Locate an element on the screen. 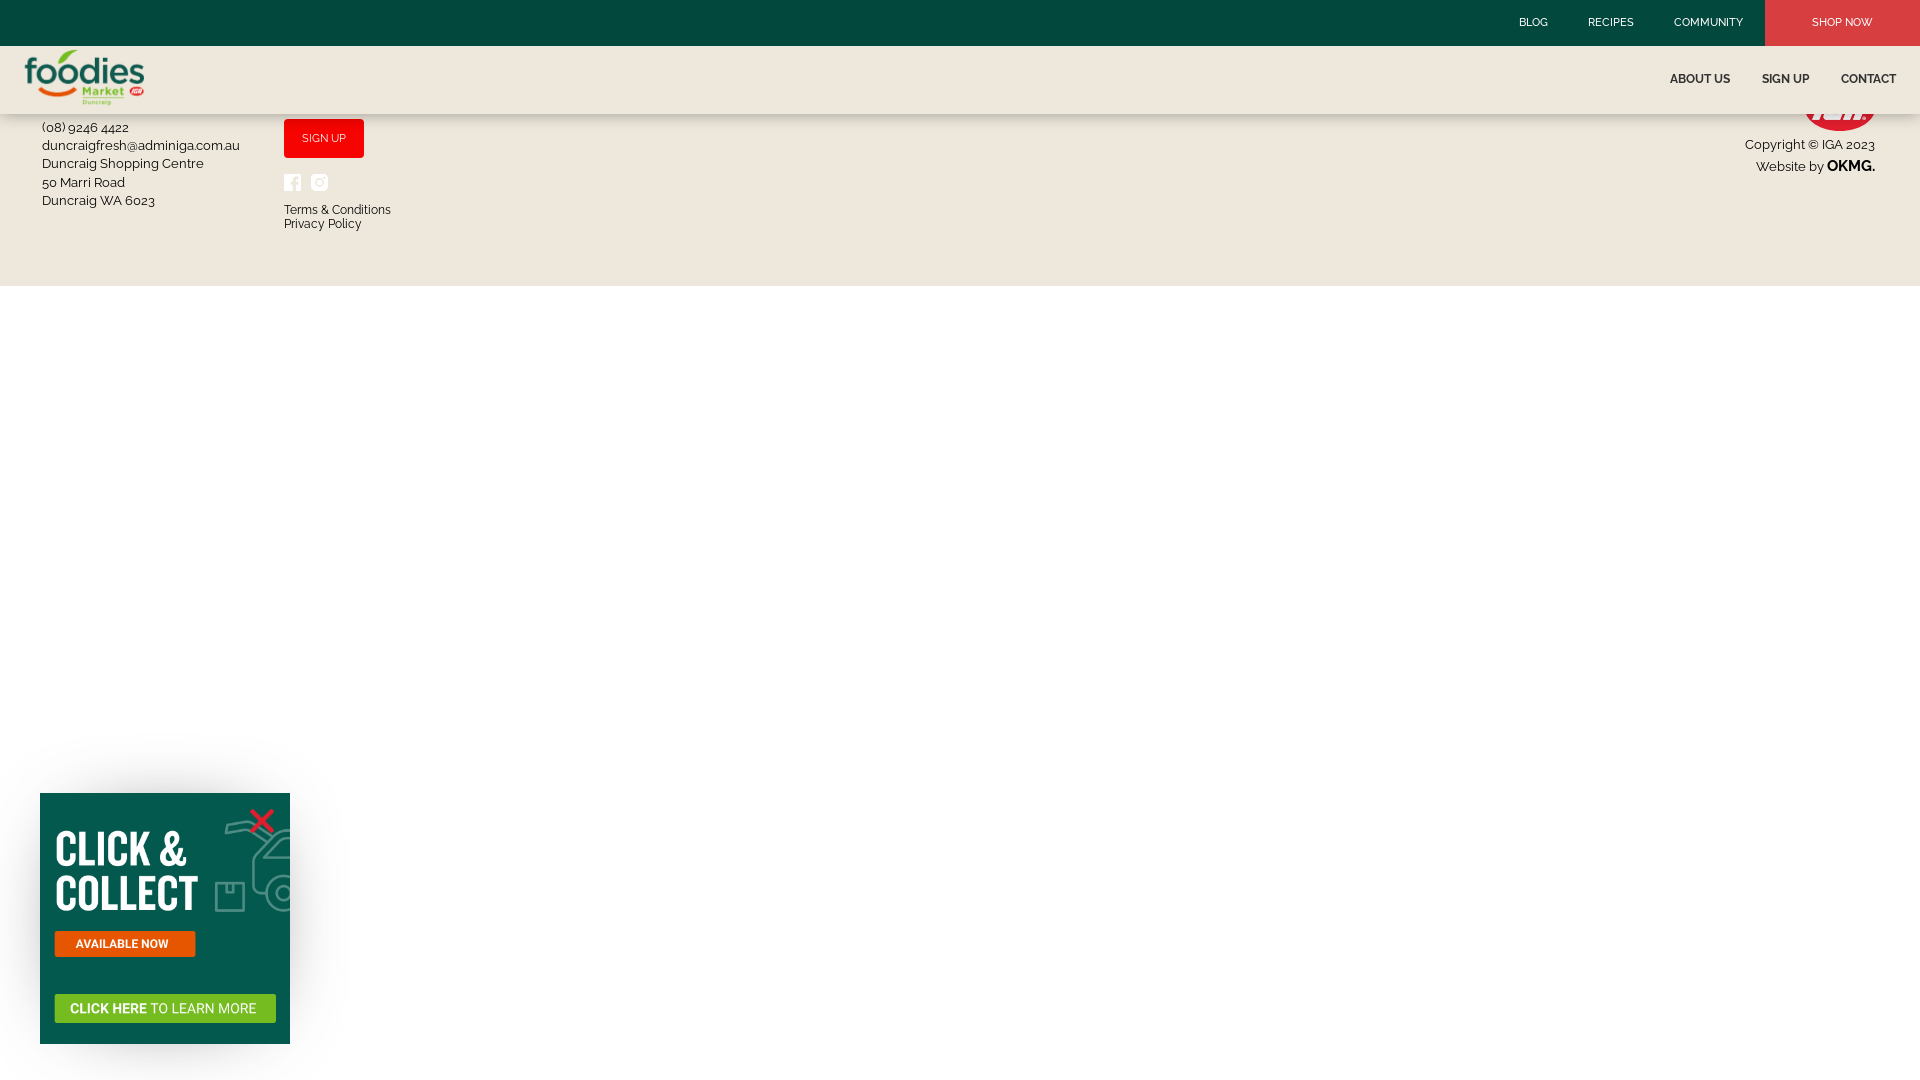 This screenshot has width=1920, height=1080. 'COMMUNITY' is located at coordinates (1656, 23).